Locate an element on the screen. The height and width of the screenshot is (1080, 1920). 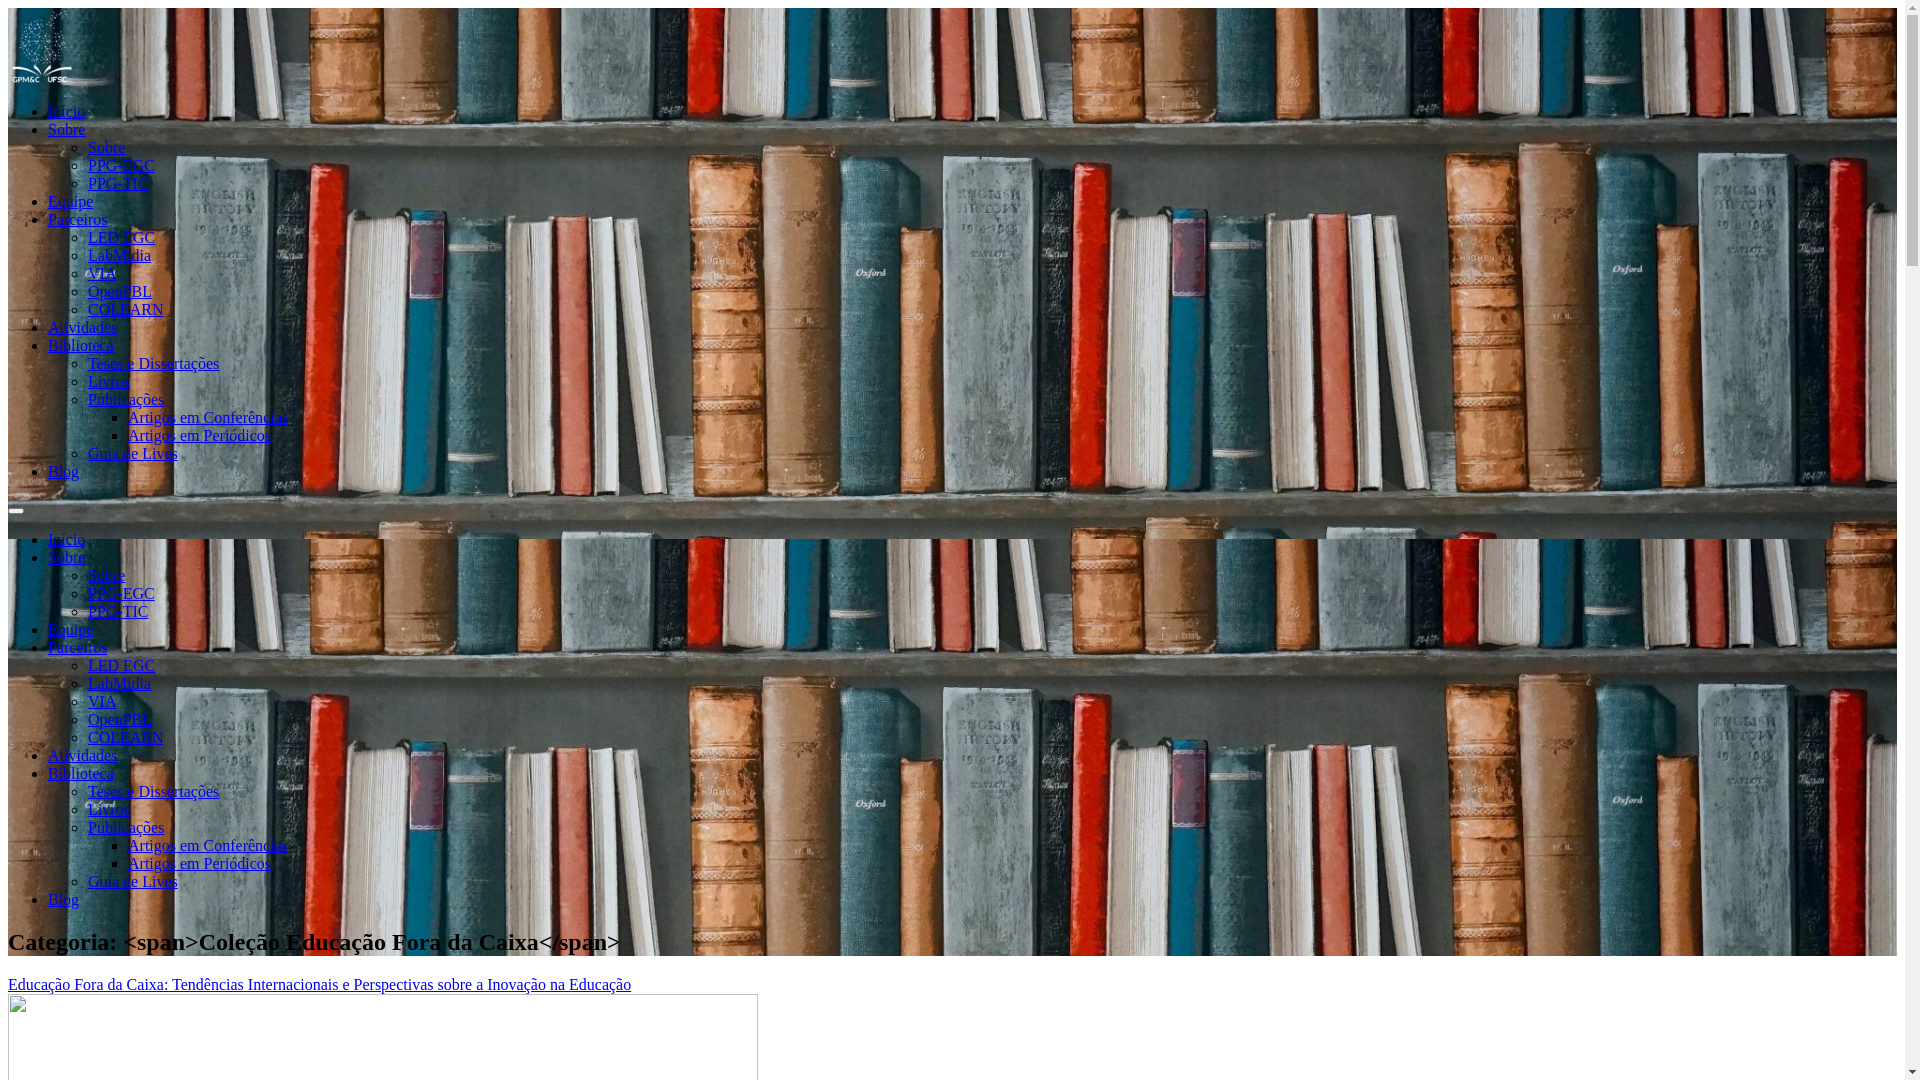
'PPG-EGC' is located at coordinates (120, 592).